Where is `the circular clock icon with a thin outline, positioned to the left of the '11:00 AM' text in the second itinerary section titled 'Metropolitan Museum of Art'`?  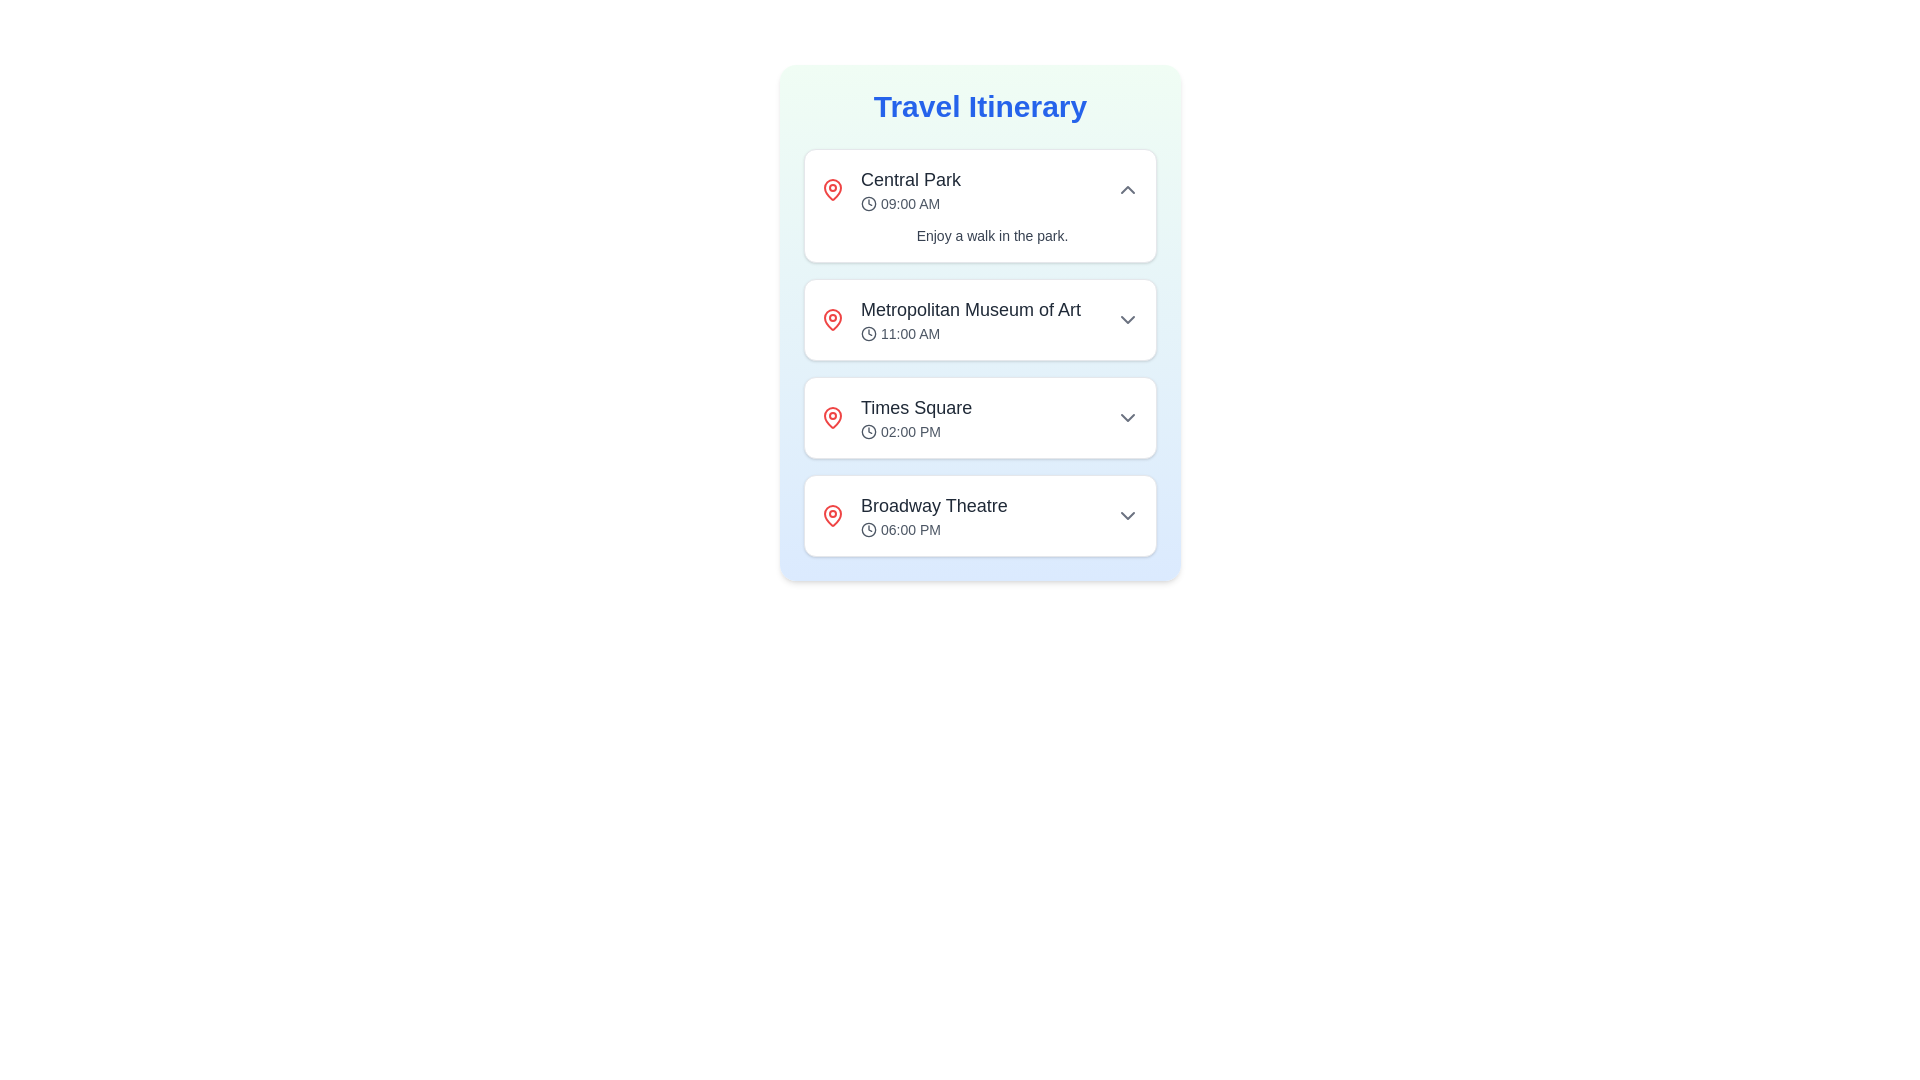
the circular clock icon with a thin outline, positioned to the left of the '11:00 AM' text in the second itinerary section titled 'Metropolitan Museum of Art' is located at coordinates (868, 333).